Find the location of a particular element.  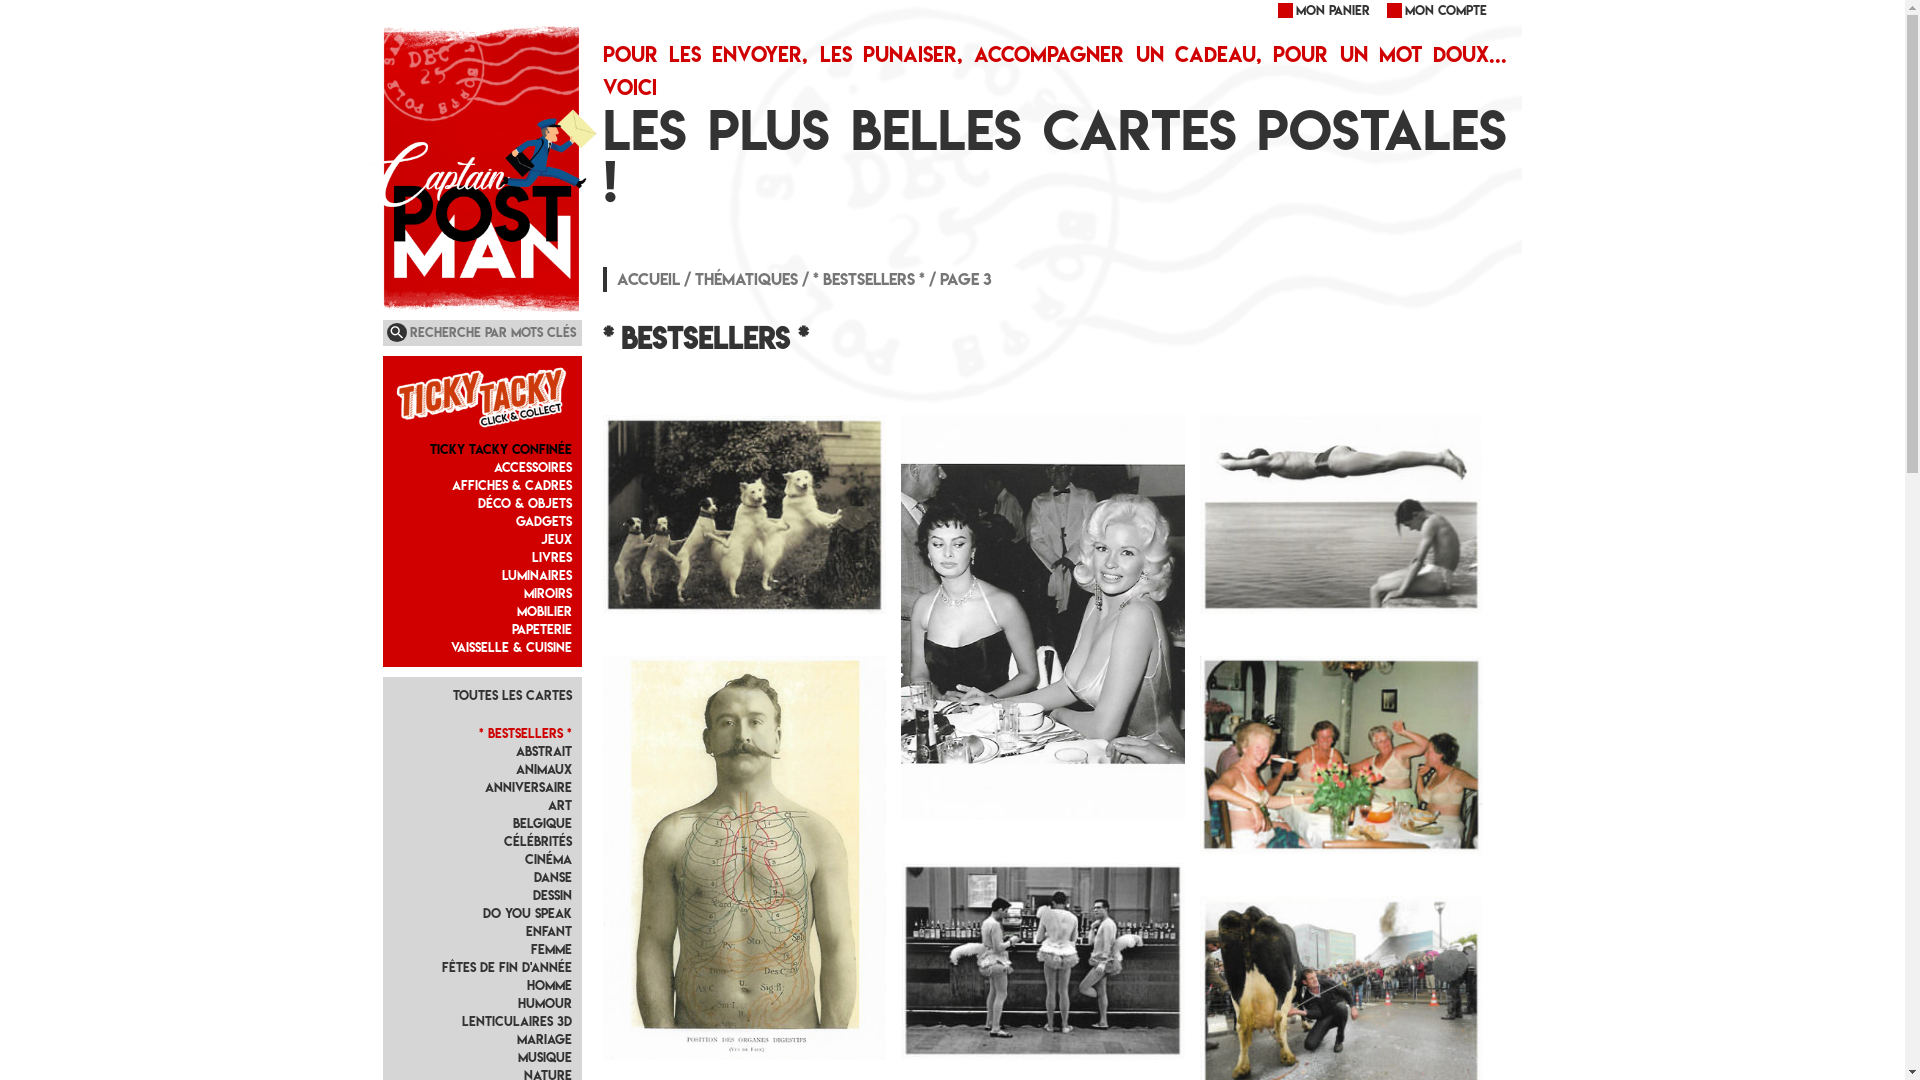

'Accessoires' is located at coordinates (532, 467).